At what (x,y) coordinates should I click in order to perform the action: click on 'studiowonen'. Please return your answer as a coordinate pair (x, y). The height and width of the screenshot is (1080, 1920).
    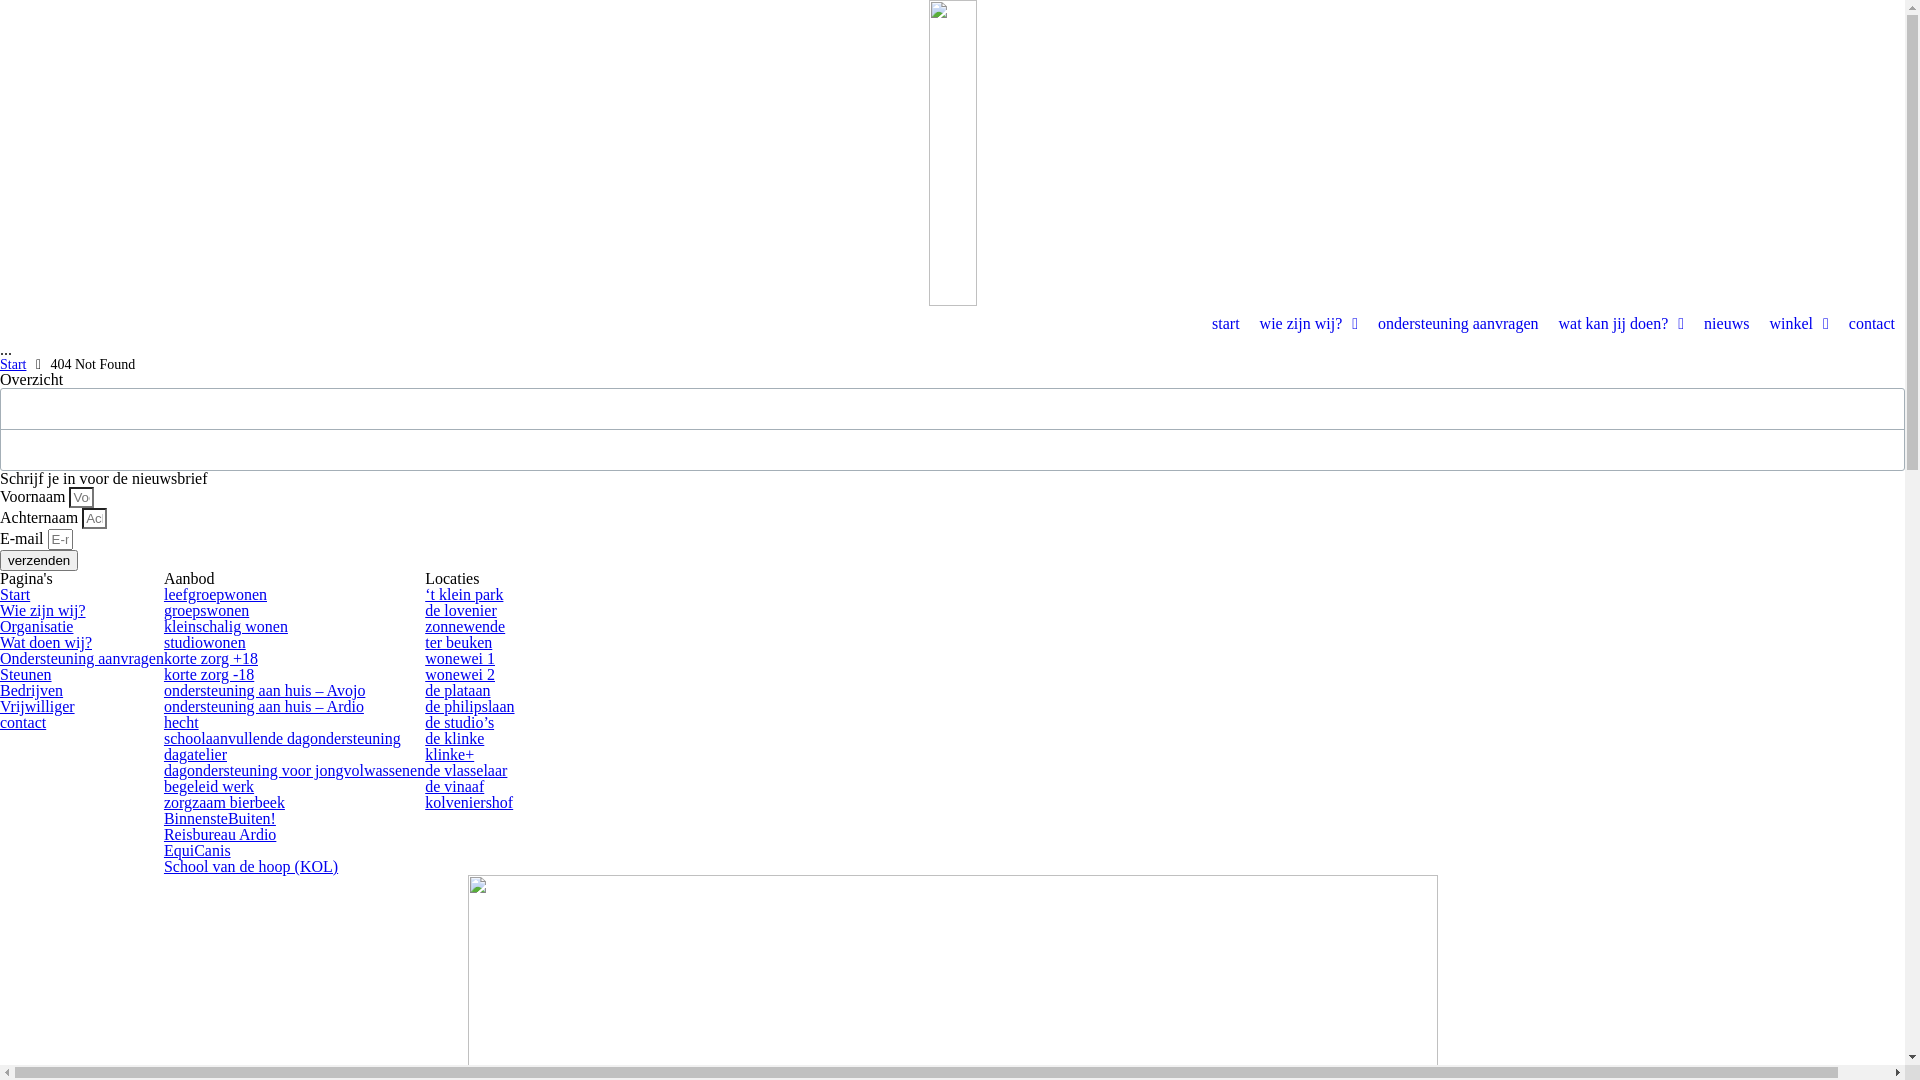
    Looking at the image, I should click on (163, 642).